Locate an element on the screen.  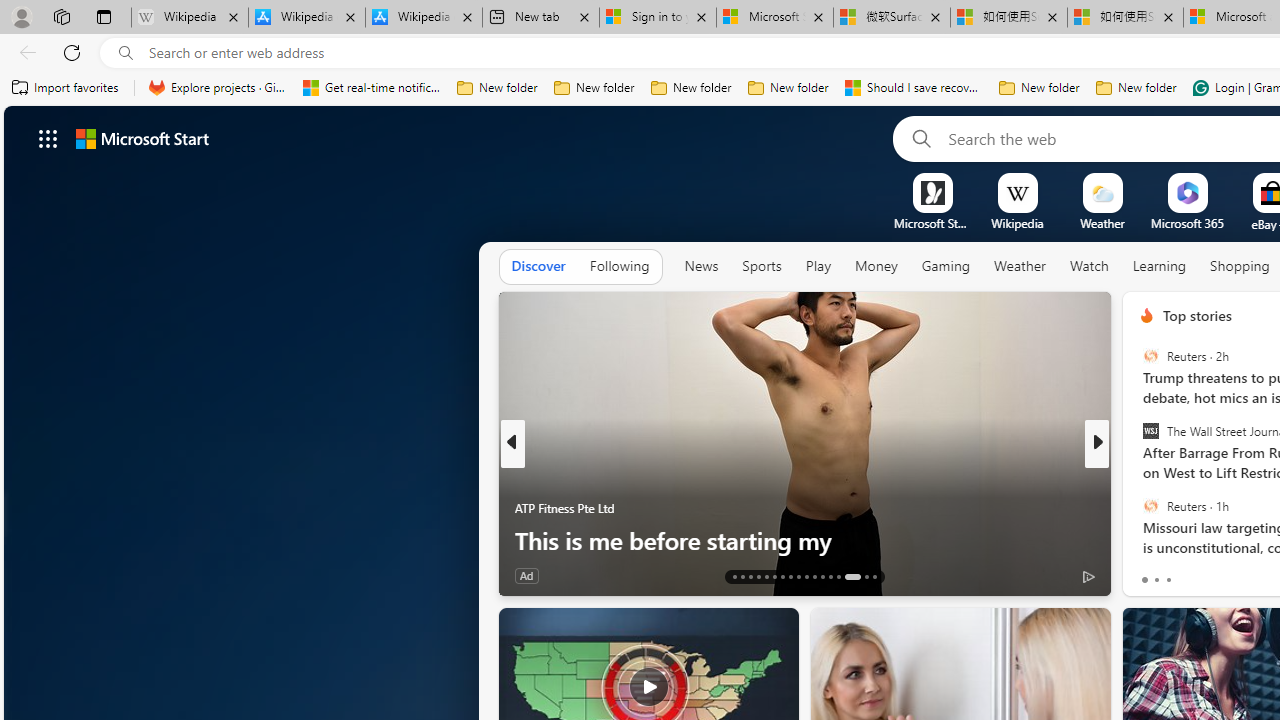
'tab-2' is located at coordinates (1168, 579).